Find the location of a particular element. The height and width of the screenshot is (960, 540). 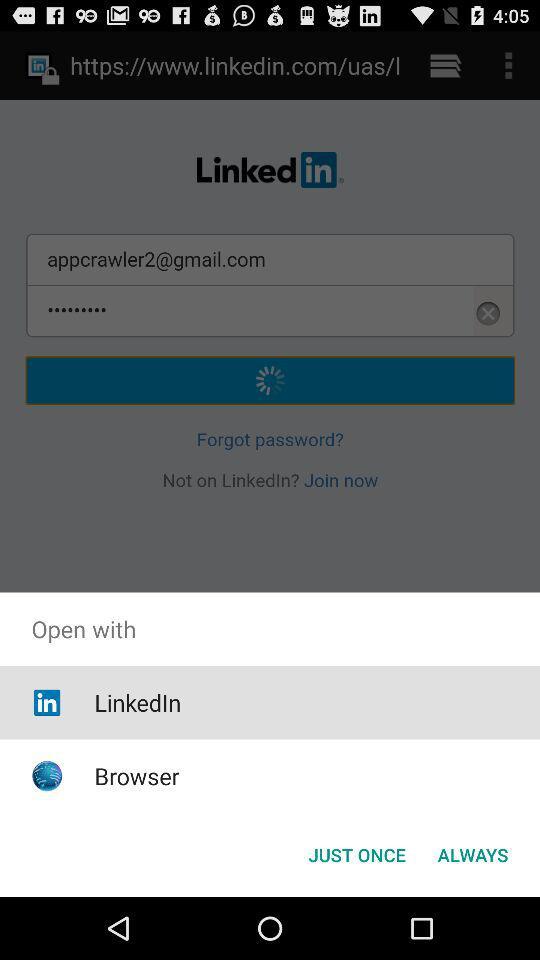

always at the bottom right corner is located at coordinates (472, 853).